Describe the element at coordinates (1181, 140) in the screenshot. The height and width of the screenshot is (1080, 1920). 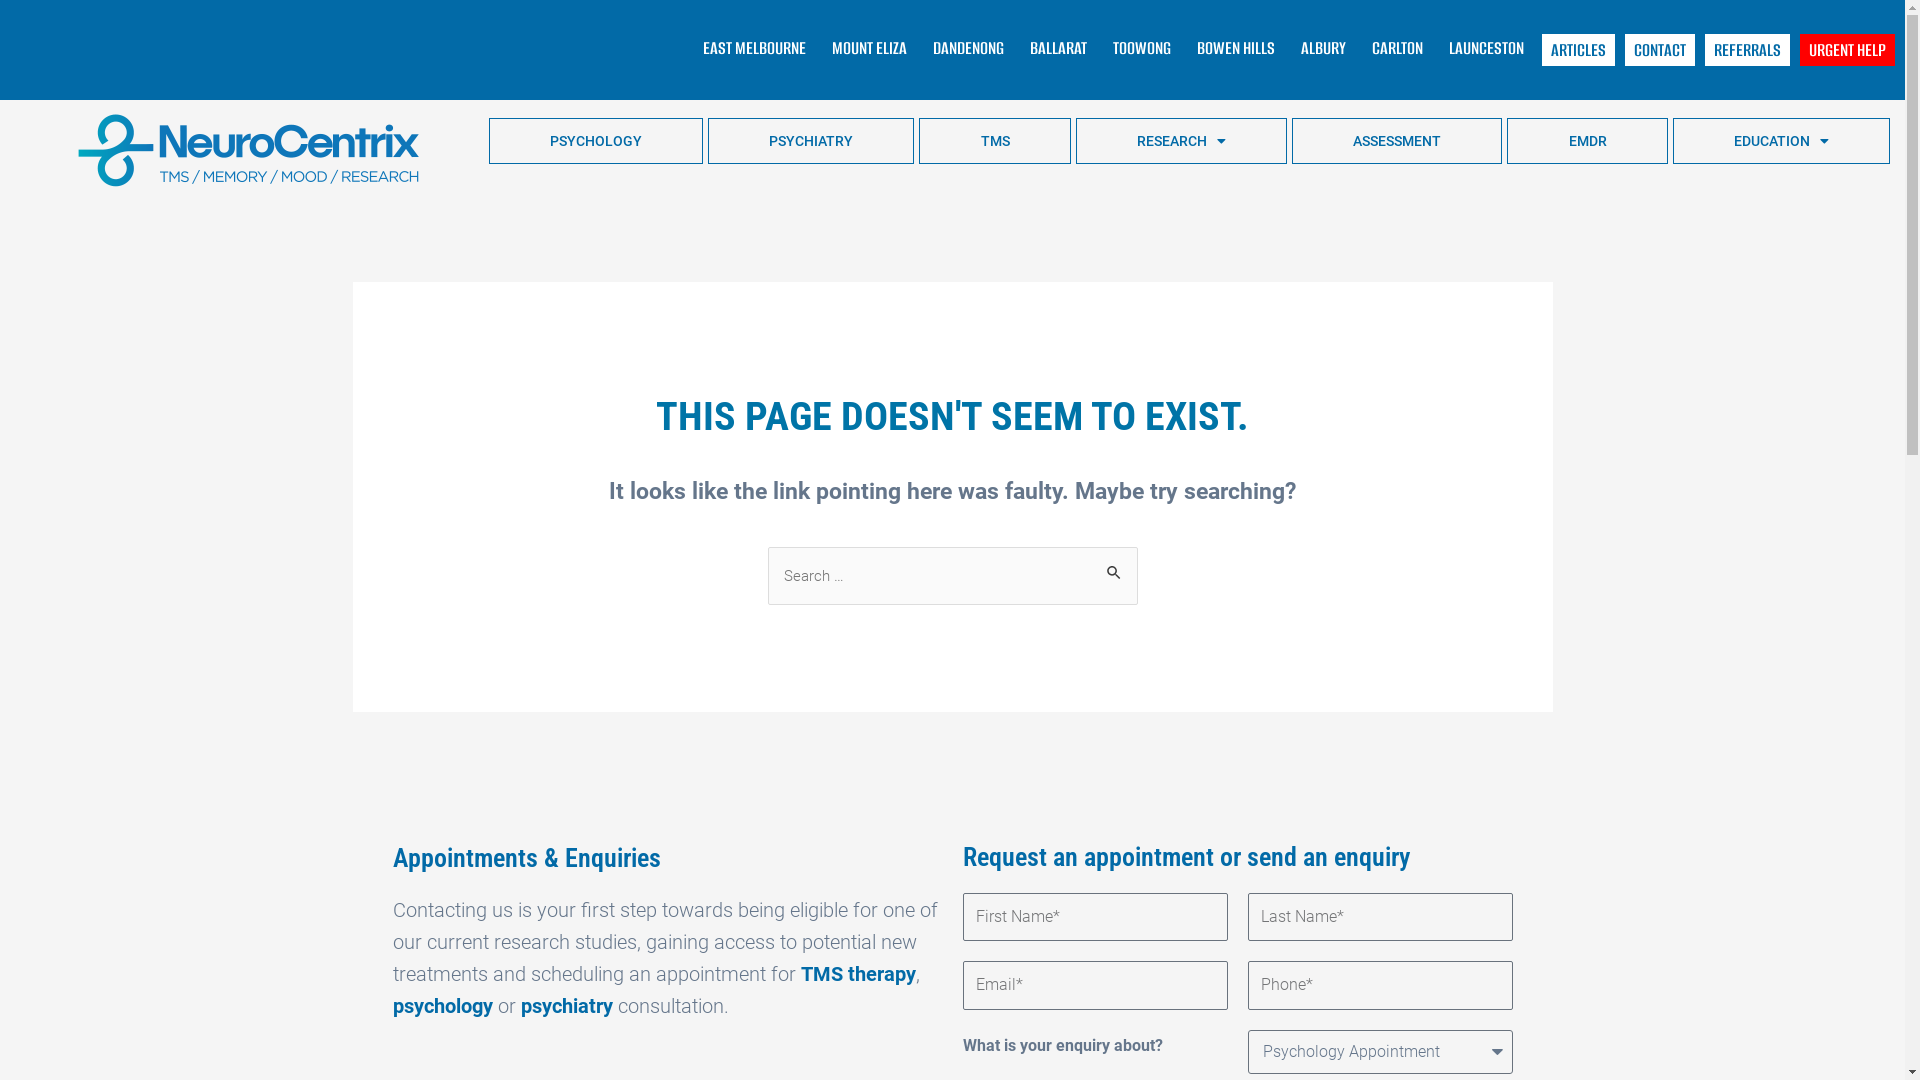
I see `'RESEARCH'` at that location.